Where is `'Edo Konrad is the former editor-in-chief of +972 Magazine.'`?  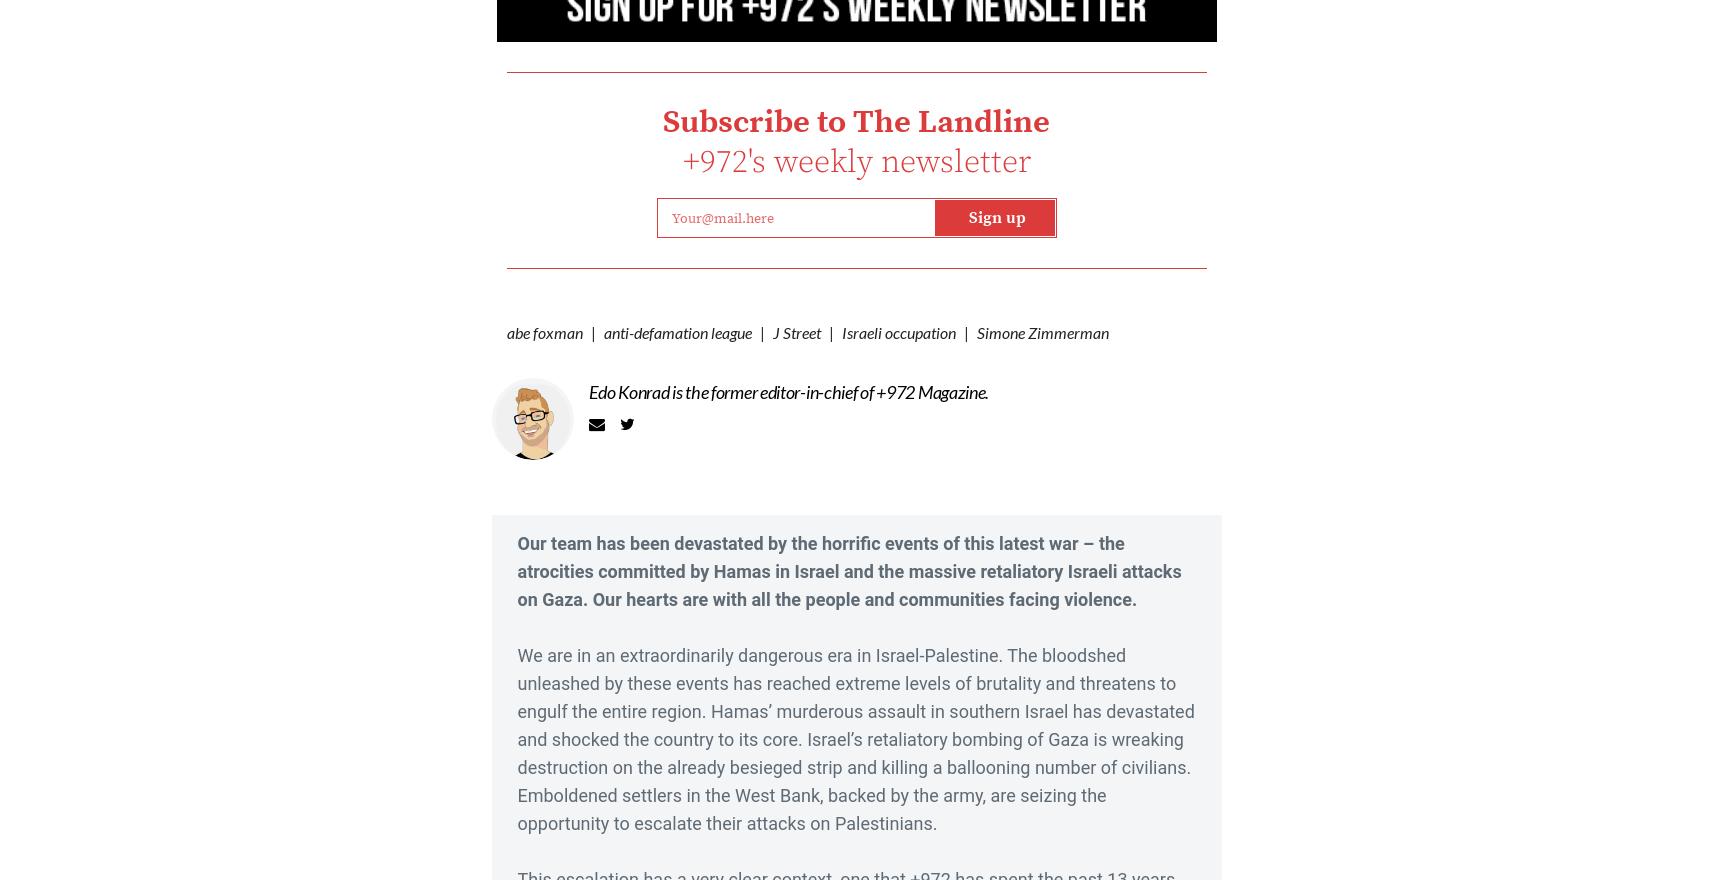 'Edo Konrad is the former editor-in-chief of +972 Magazine.' is located at coordinates (588, 389).